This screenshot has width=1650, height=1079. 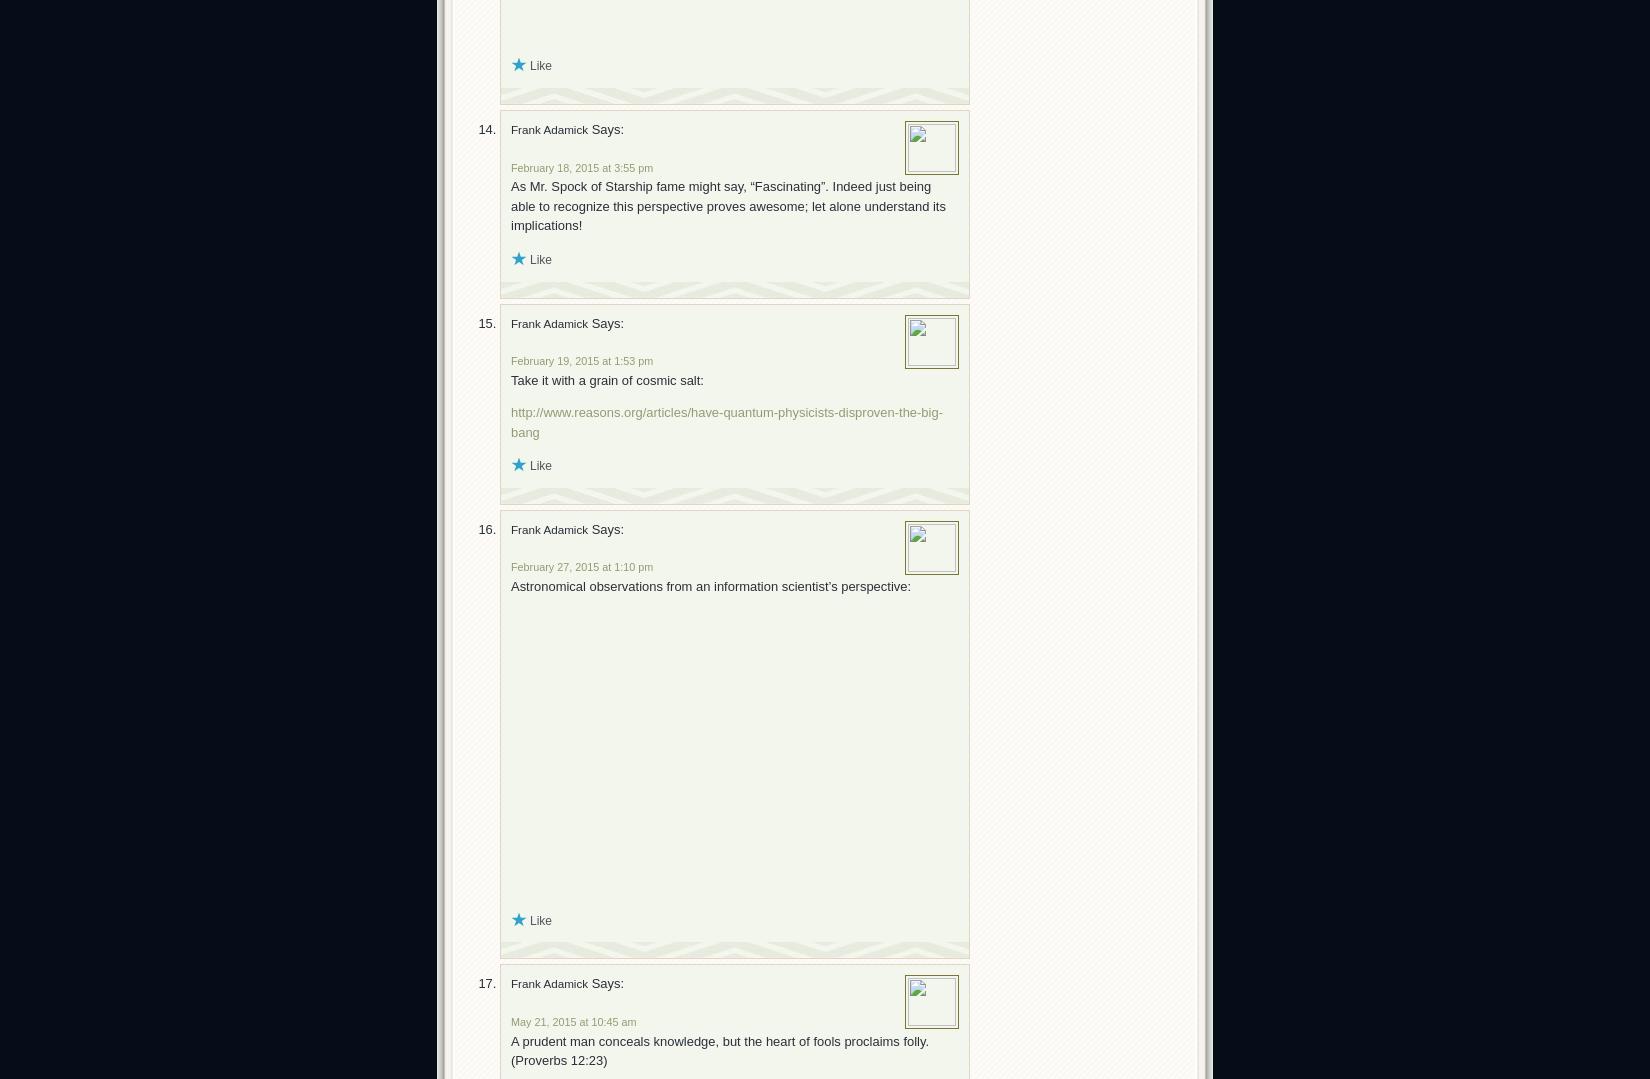 What do you see at coordinates (709, 586) in the screenshot?
I see `'Astronomical observations from an information scientist’s perspective:'` at bounding box center [709, 586].